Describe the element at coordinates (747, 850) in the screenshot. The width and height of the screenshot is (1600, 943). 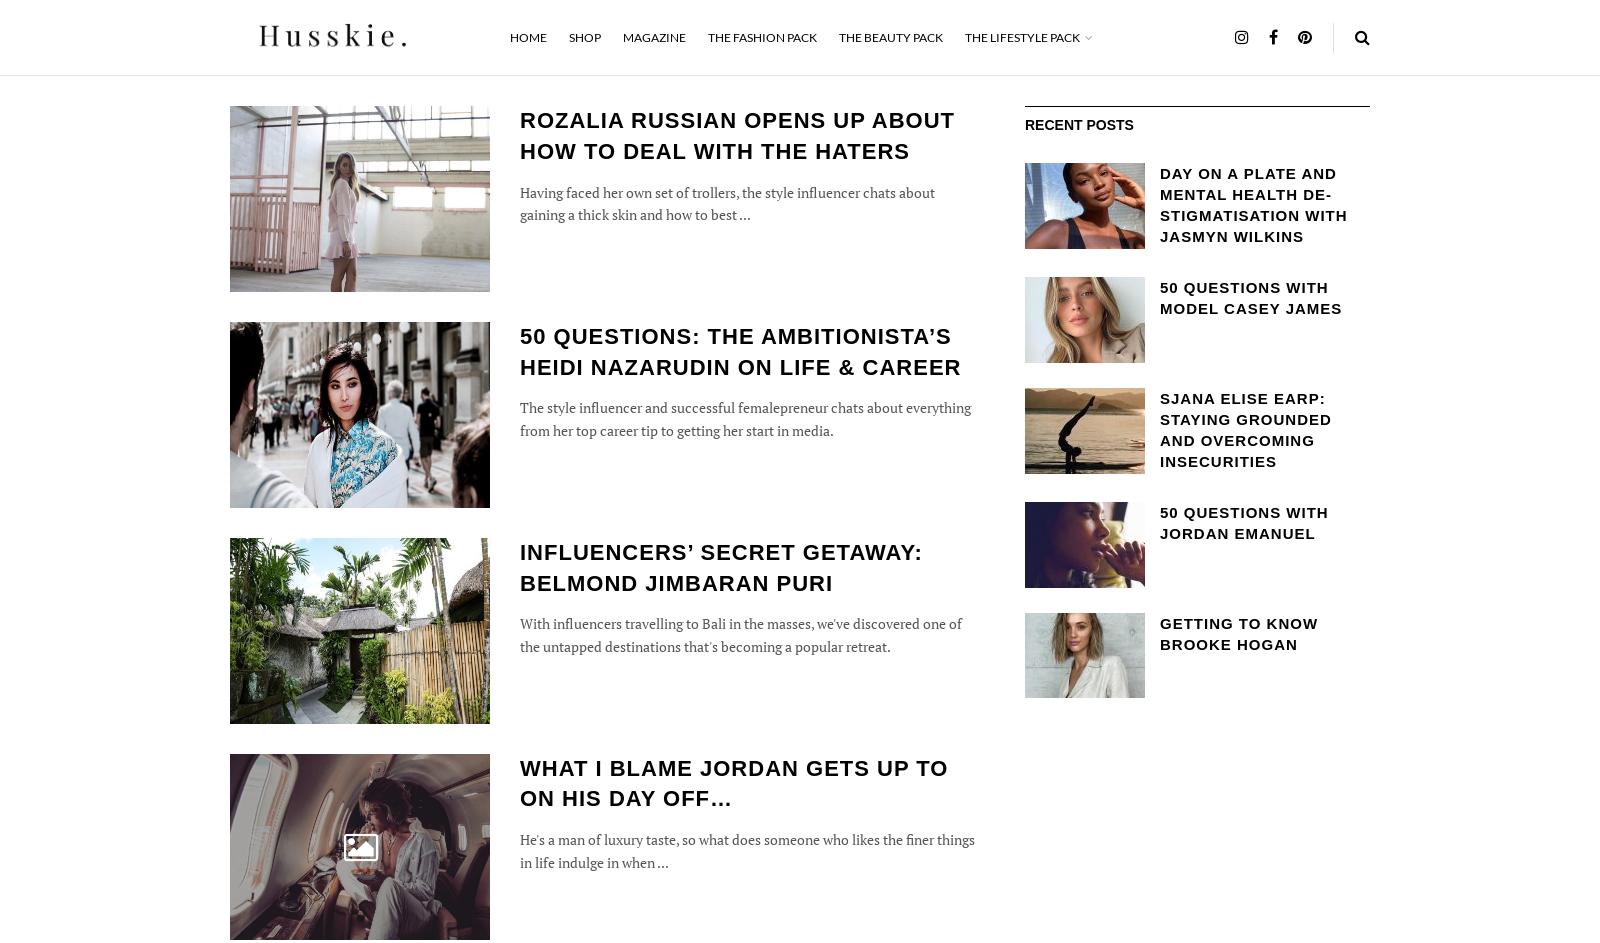
I see `'He's a man of luxury taste, so what does someone who likes the finer things in life indulge in when ...'` at that location.